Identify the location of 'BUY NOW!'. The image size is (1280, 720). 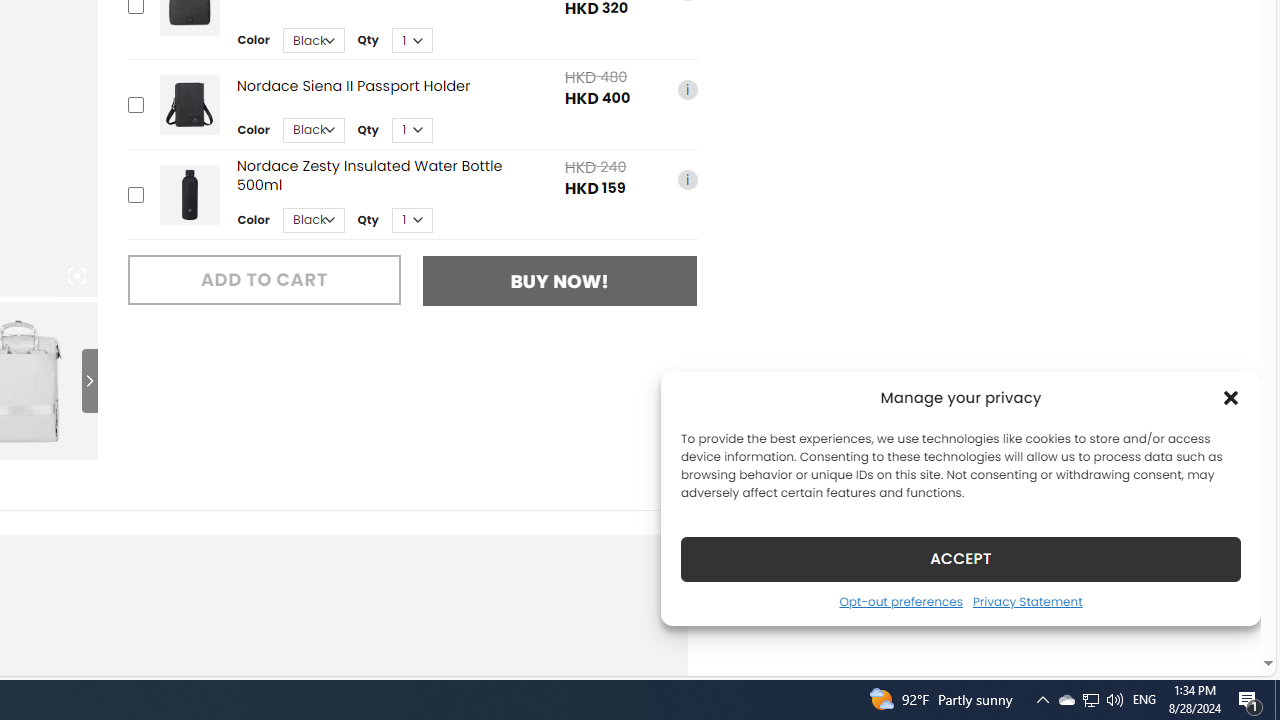
(560, 281).